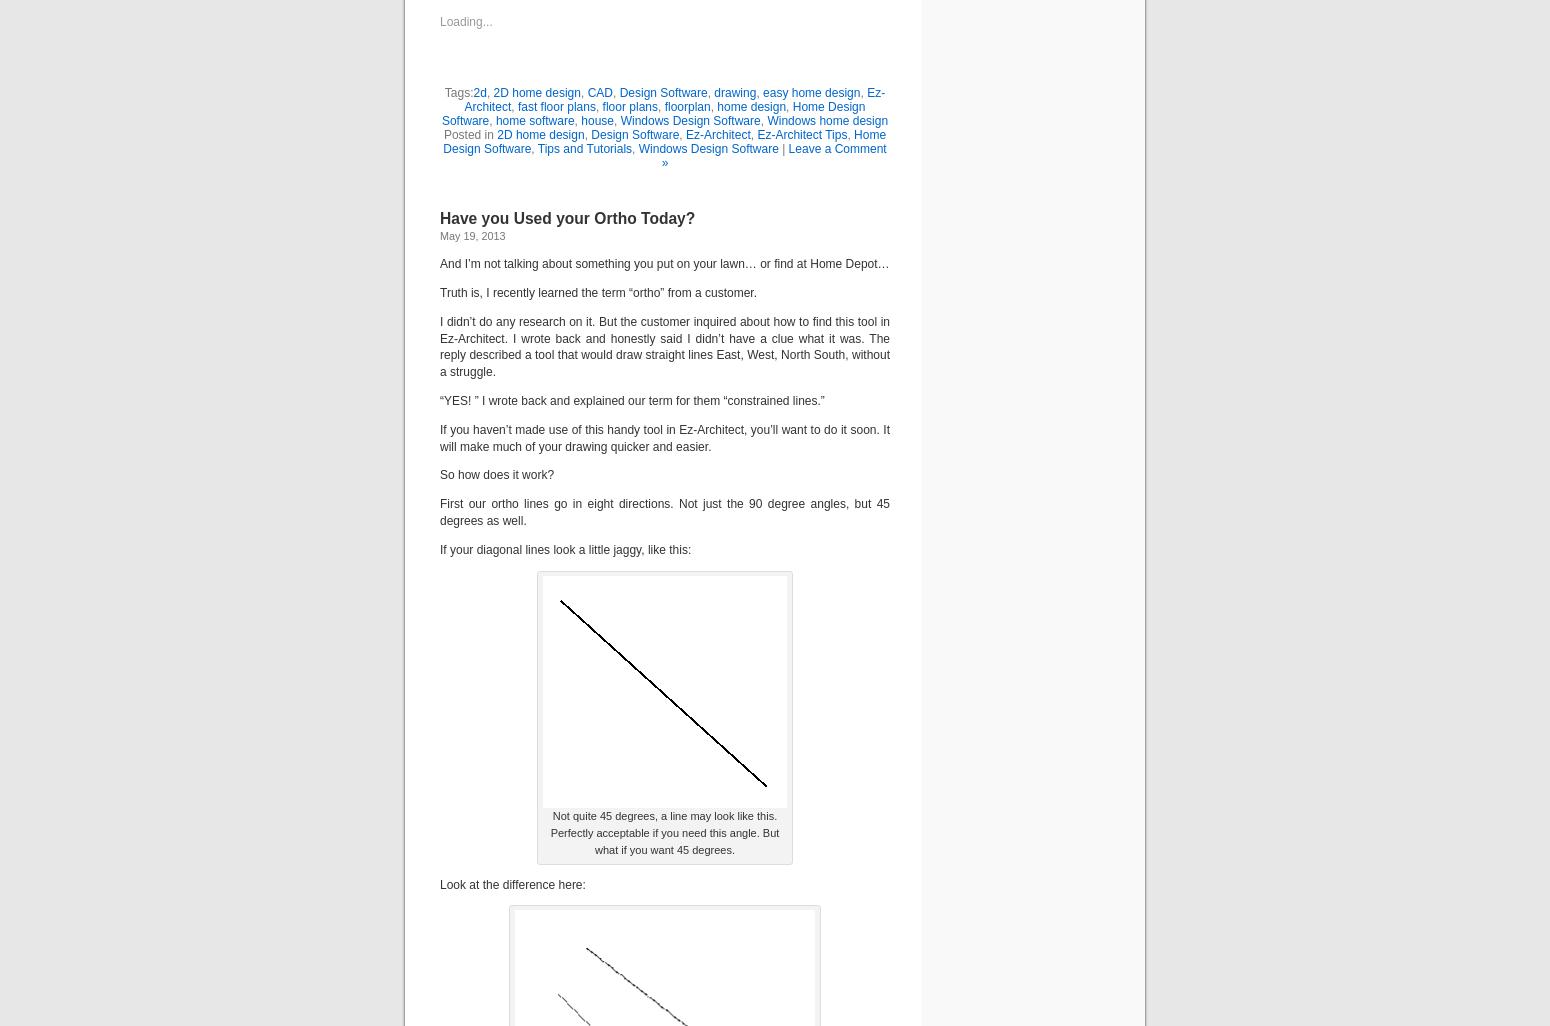  What do you see at coordinates (458, 91) in the screenshot?
I see `'Tags:'` at bounding box center [458, 91].